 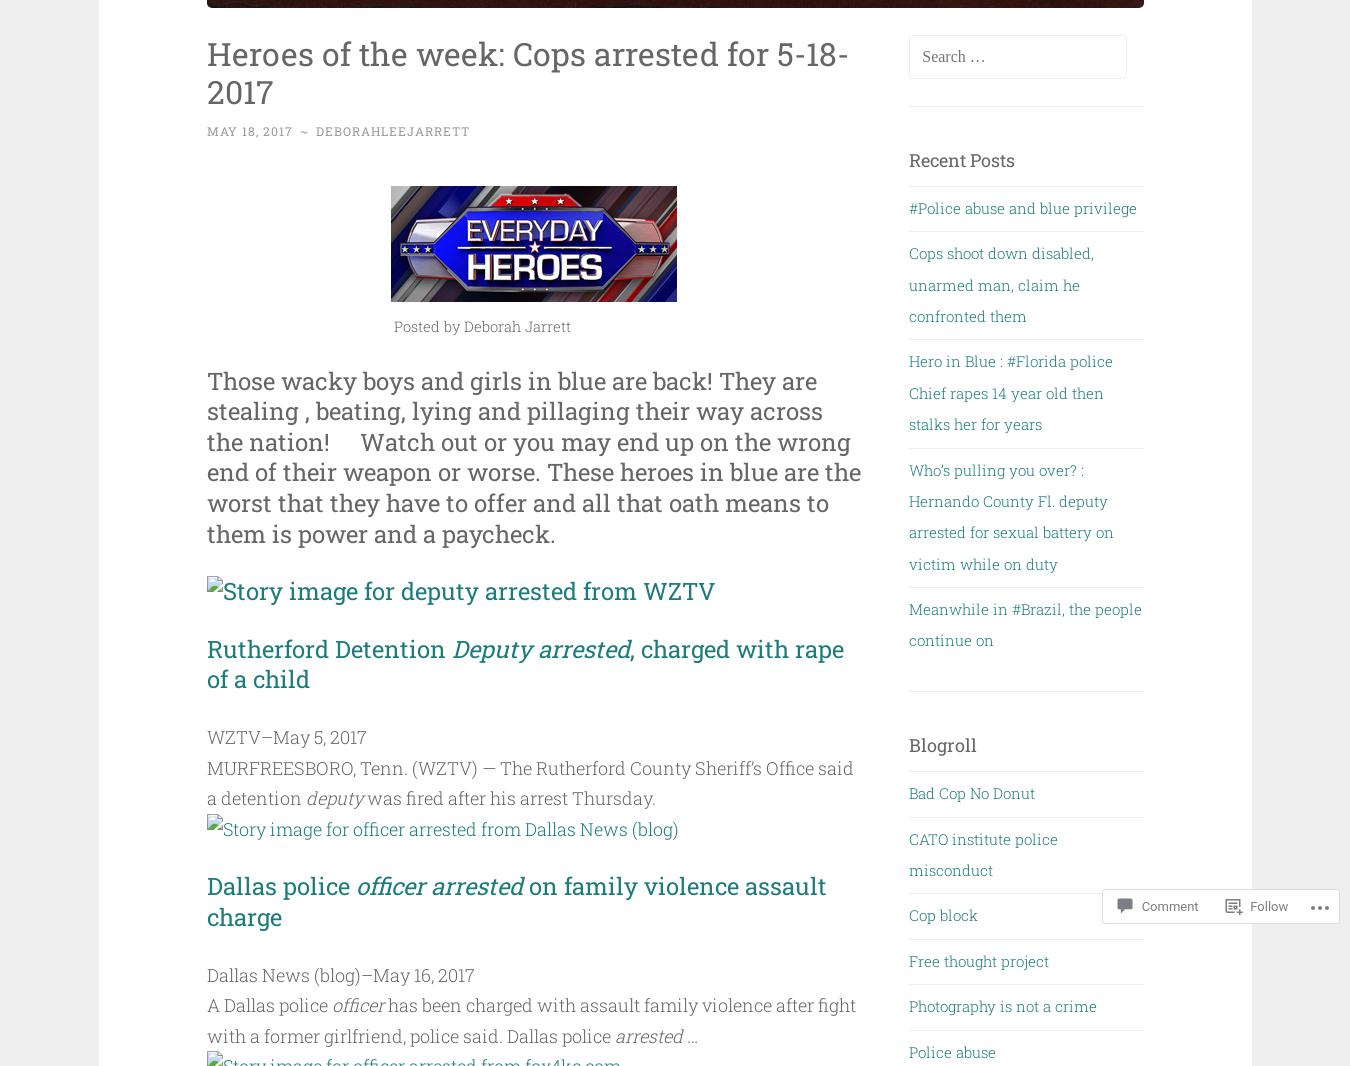 I want to click on 'Those wacky boys and girls in blue are back! They are stealing , beating, lying and pillaging their way across the nation!     Watch out or you may end up on the wrong end of their weapon or worse. These heroes in blue are the worst that they have to offer and all that oath means to them is power and a paycheck.', so click(x=531, y=456).